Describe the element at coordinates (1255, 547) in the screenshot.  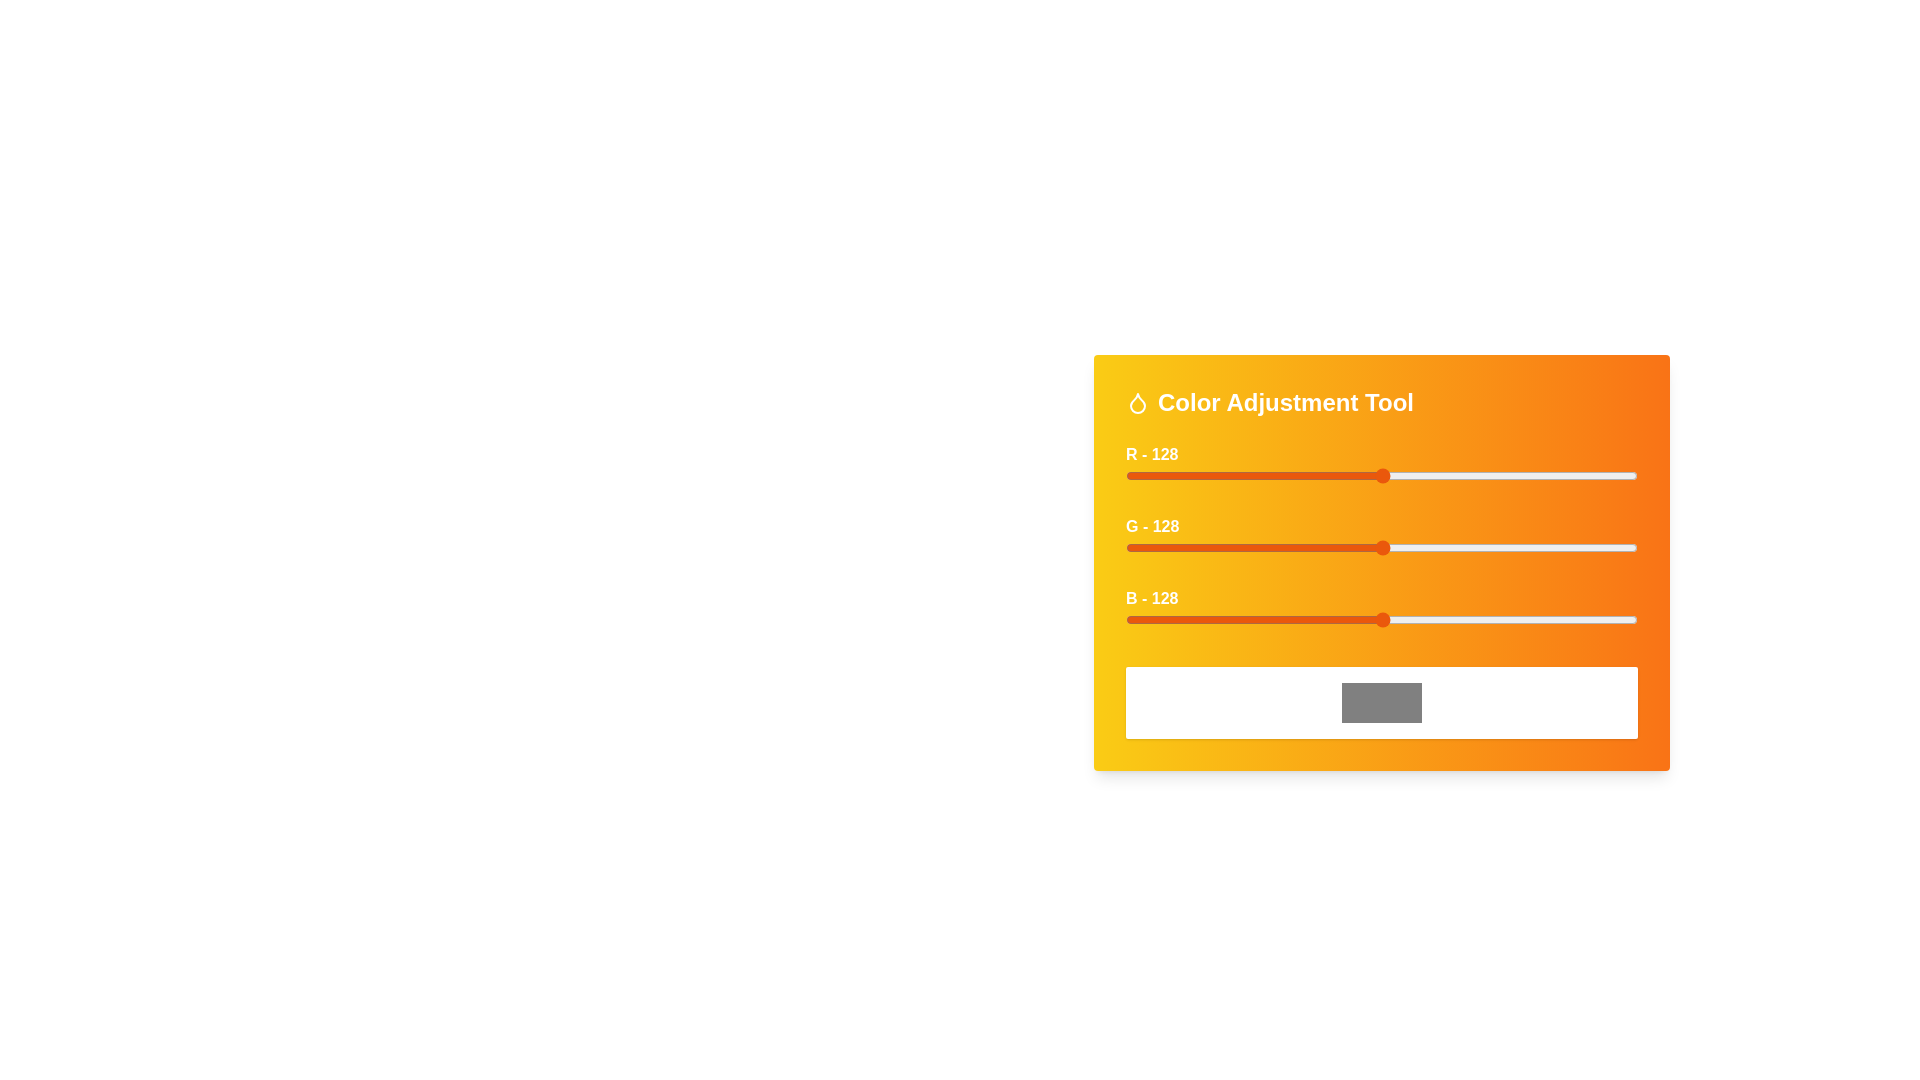
I see `the green slider to set the green intensity to 65` at that location.